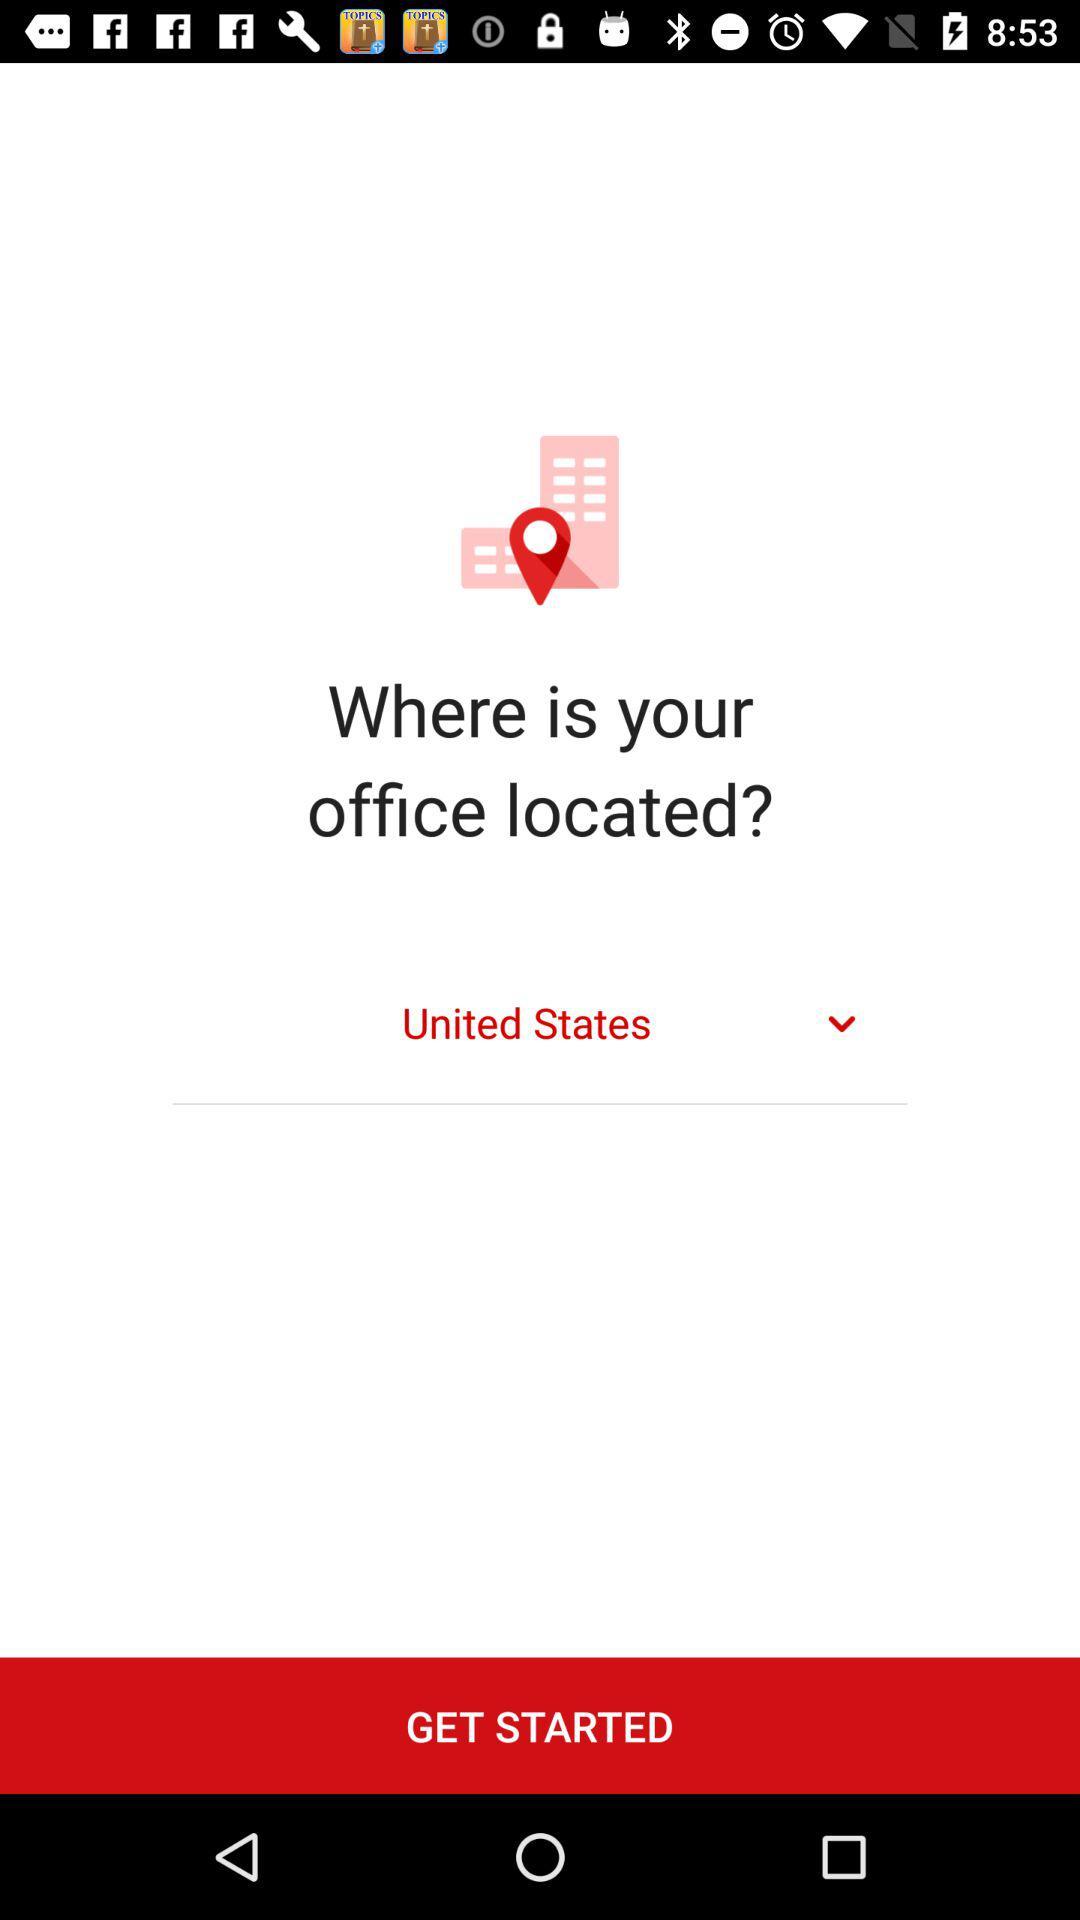  Describe the element at coordinates (540, 1724) in the screenshot. I see `the get started icon` at that location.